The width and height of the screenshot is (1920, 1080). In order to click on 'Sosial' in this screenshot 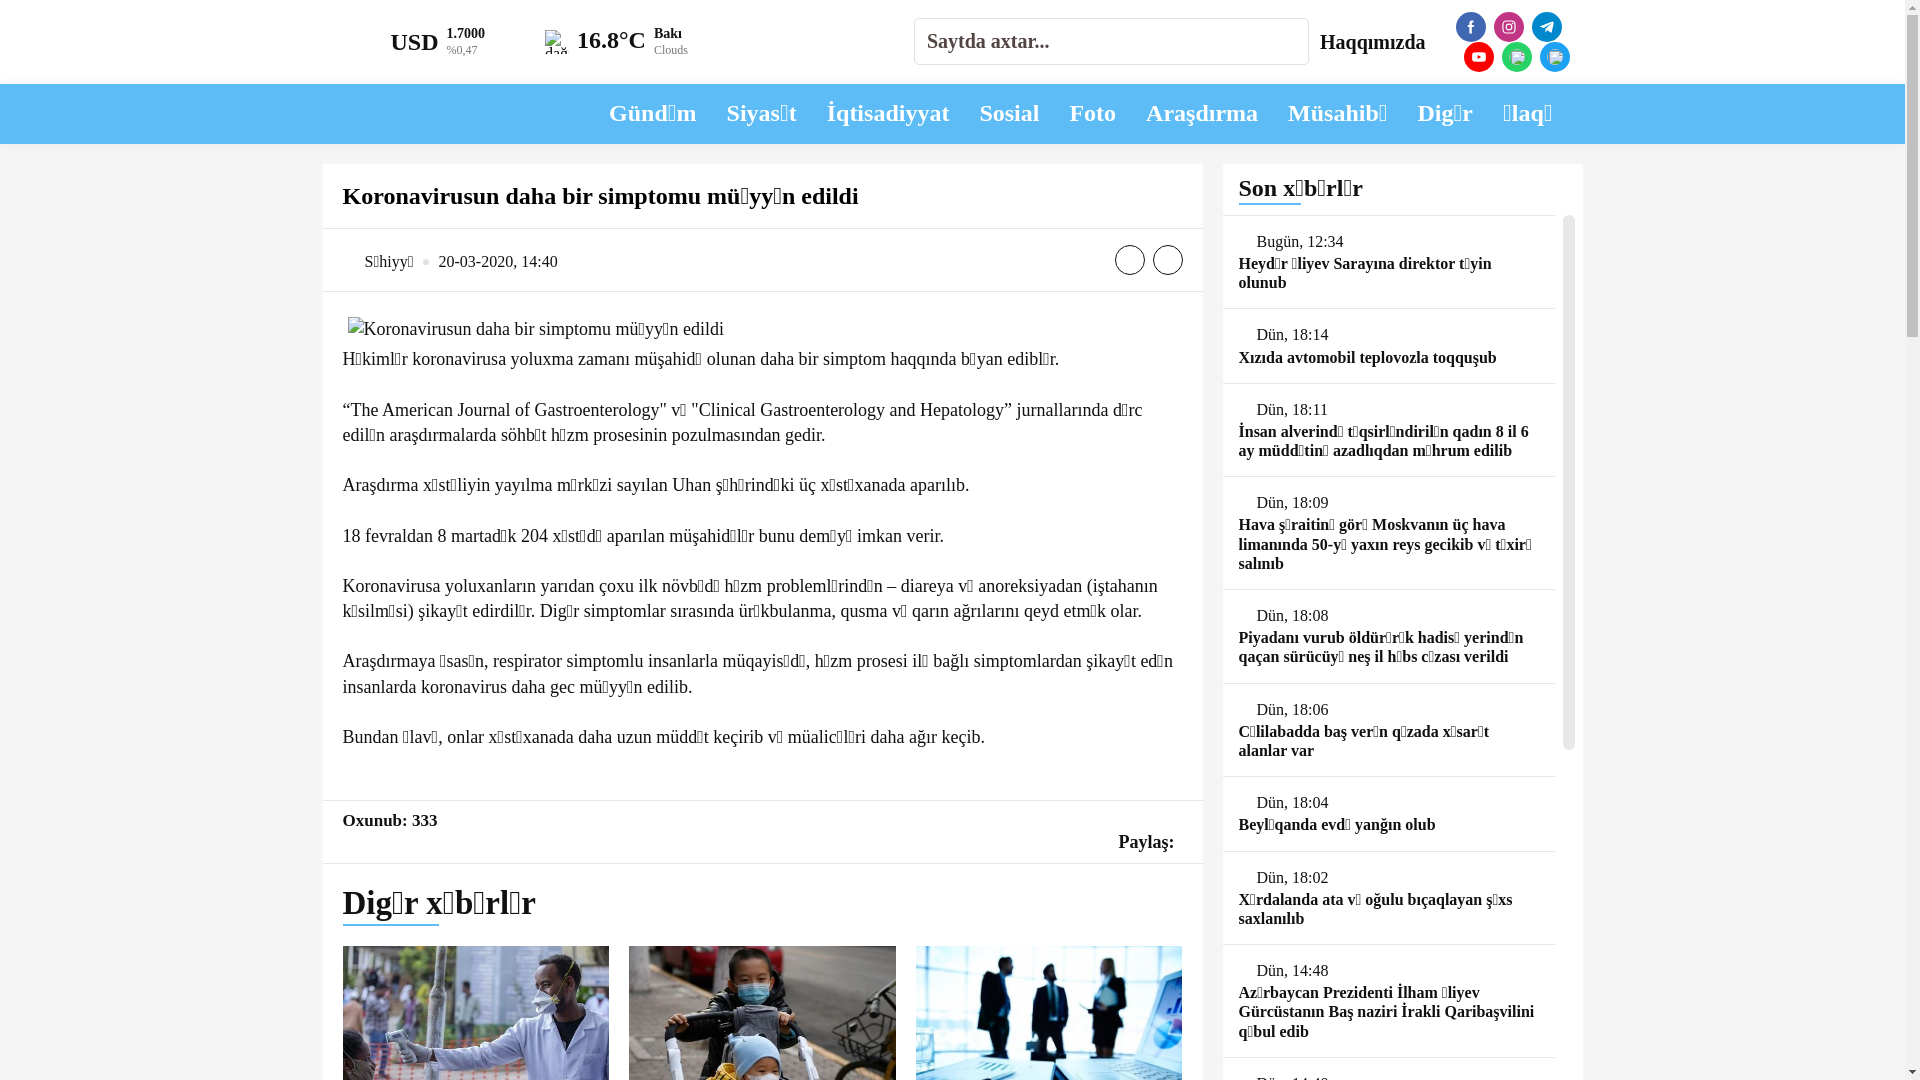, I will do `click(1008, 113)`.